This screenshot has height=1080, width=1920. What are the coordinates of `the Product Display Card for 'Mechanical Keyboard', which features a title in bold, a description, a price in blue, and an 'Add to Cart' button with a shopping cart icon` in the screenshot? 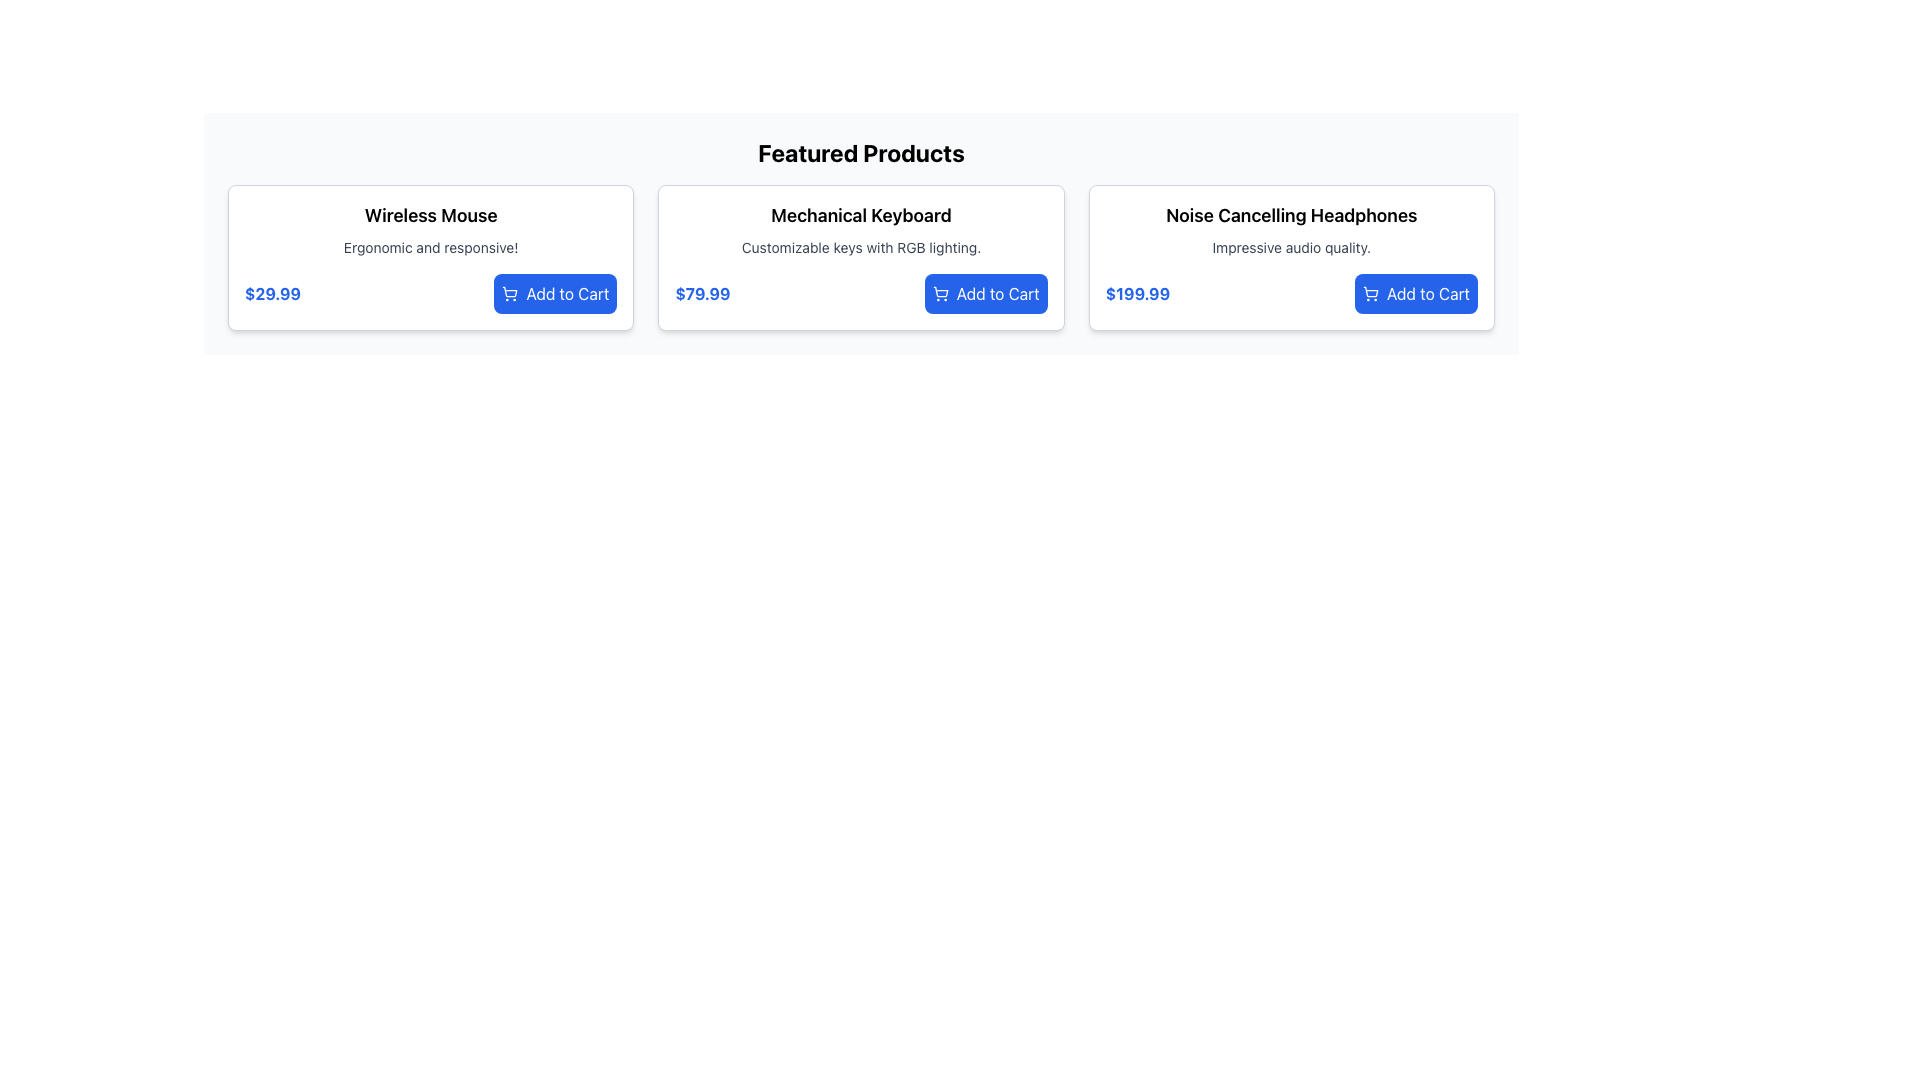 It's located at (861, 257).